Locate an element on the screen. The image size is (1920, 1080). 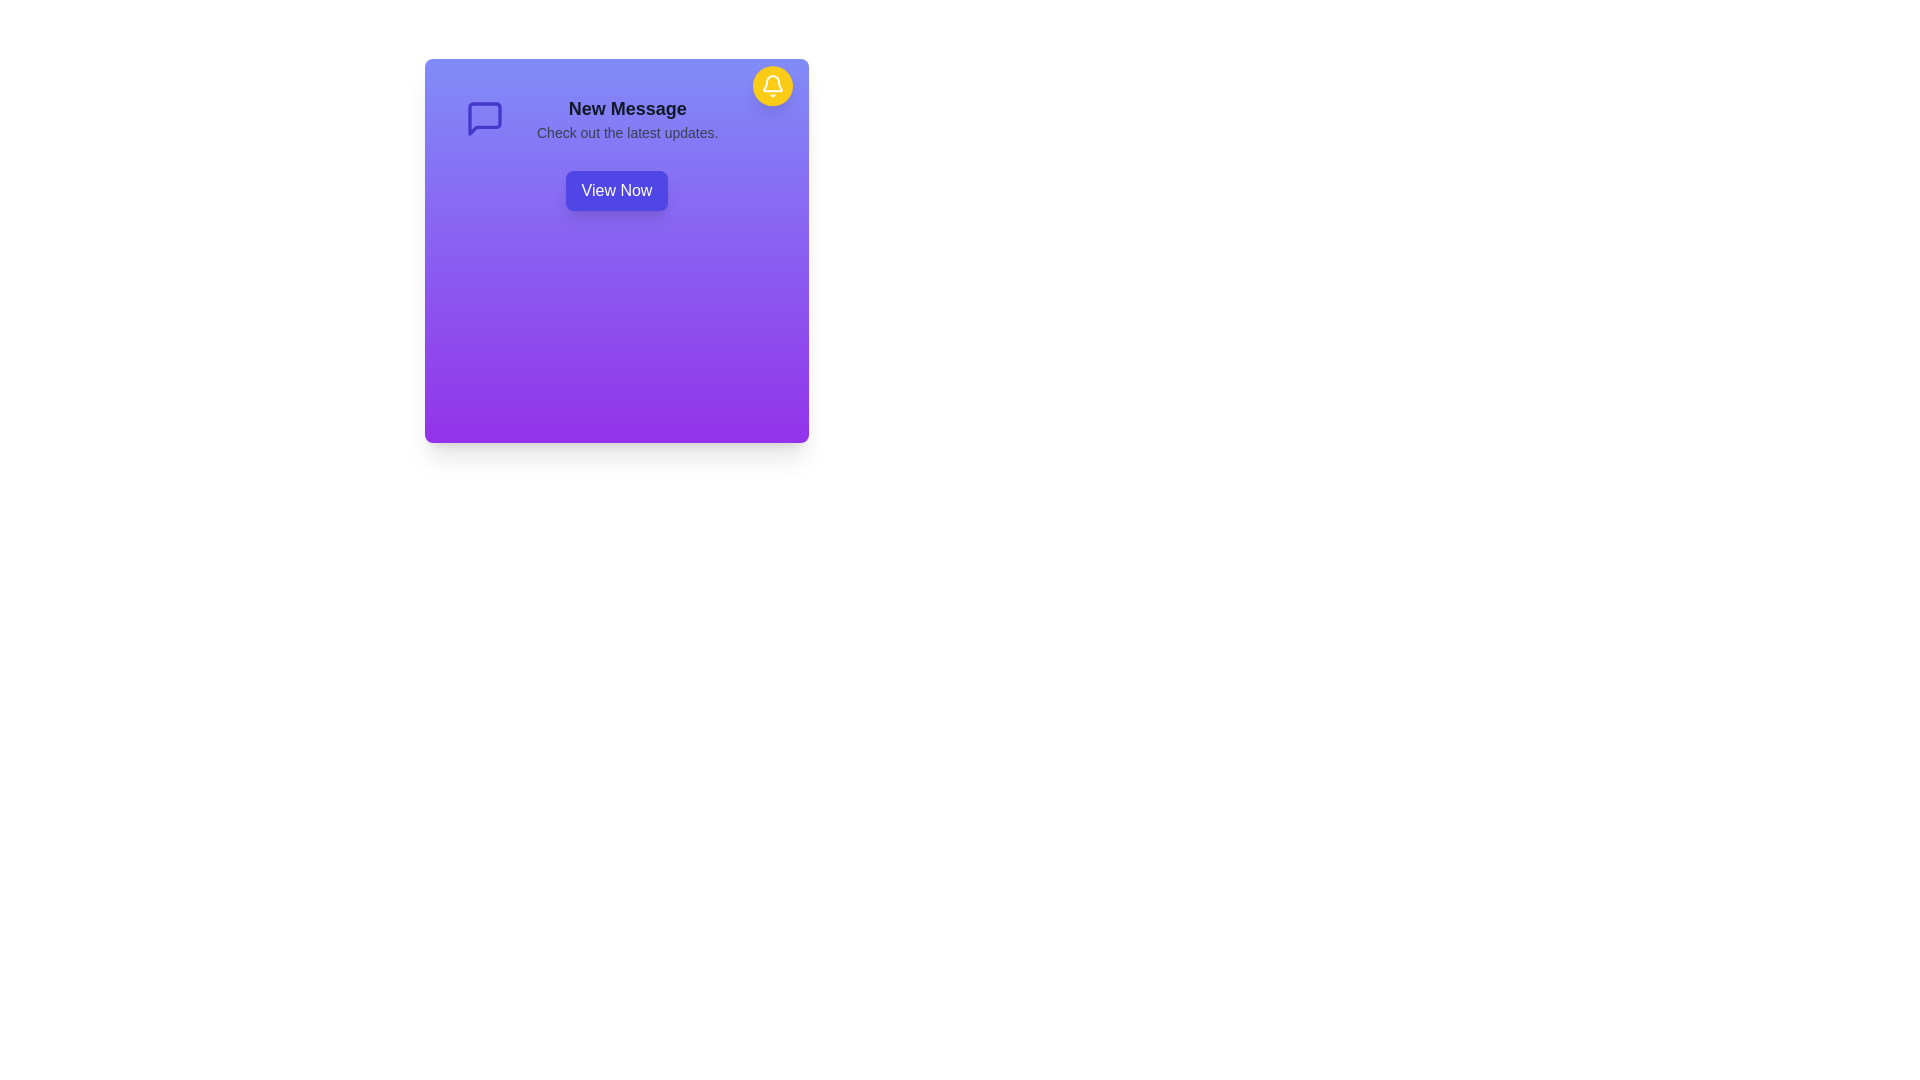
the call-to-action button located beneath the 'New Message' and 'Check out the latest updates.' text to observe hover effects is located at coordinates (616, 191).